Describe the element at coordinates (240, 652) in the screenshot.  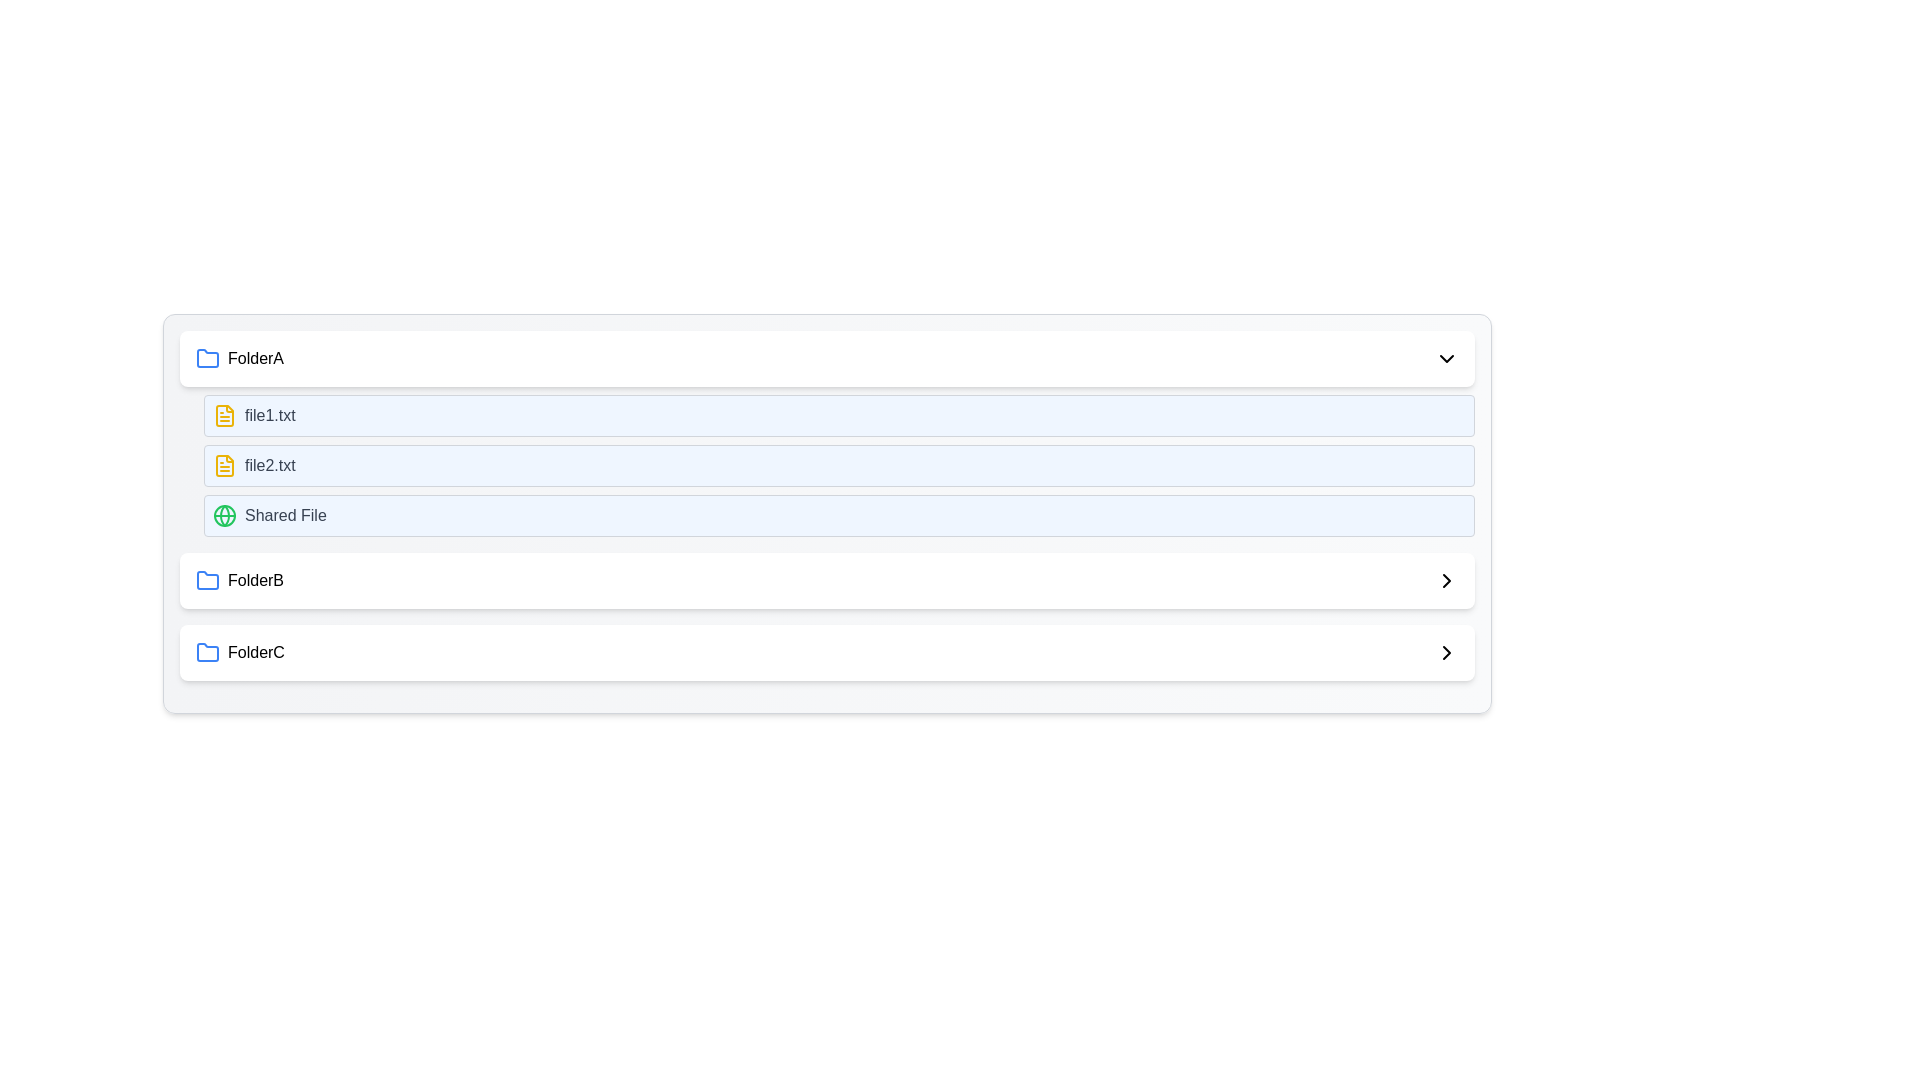
I see `the folder entry labeled 'FolderC', which features a blue folder icon and medium-sized black text` at that location.